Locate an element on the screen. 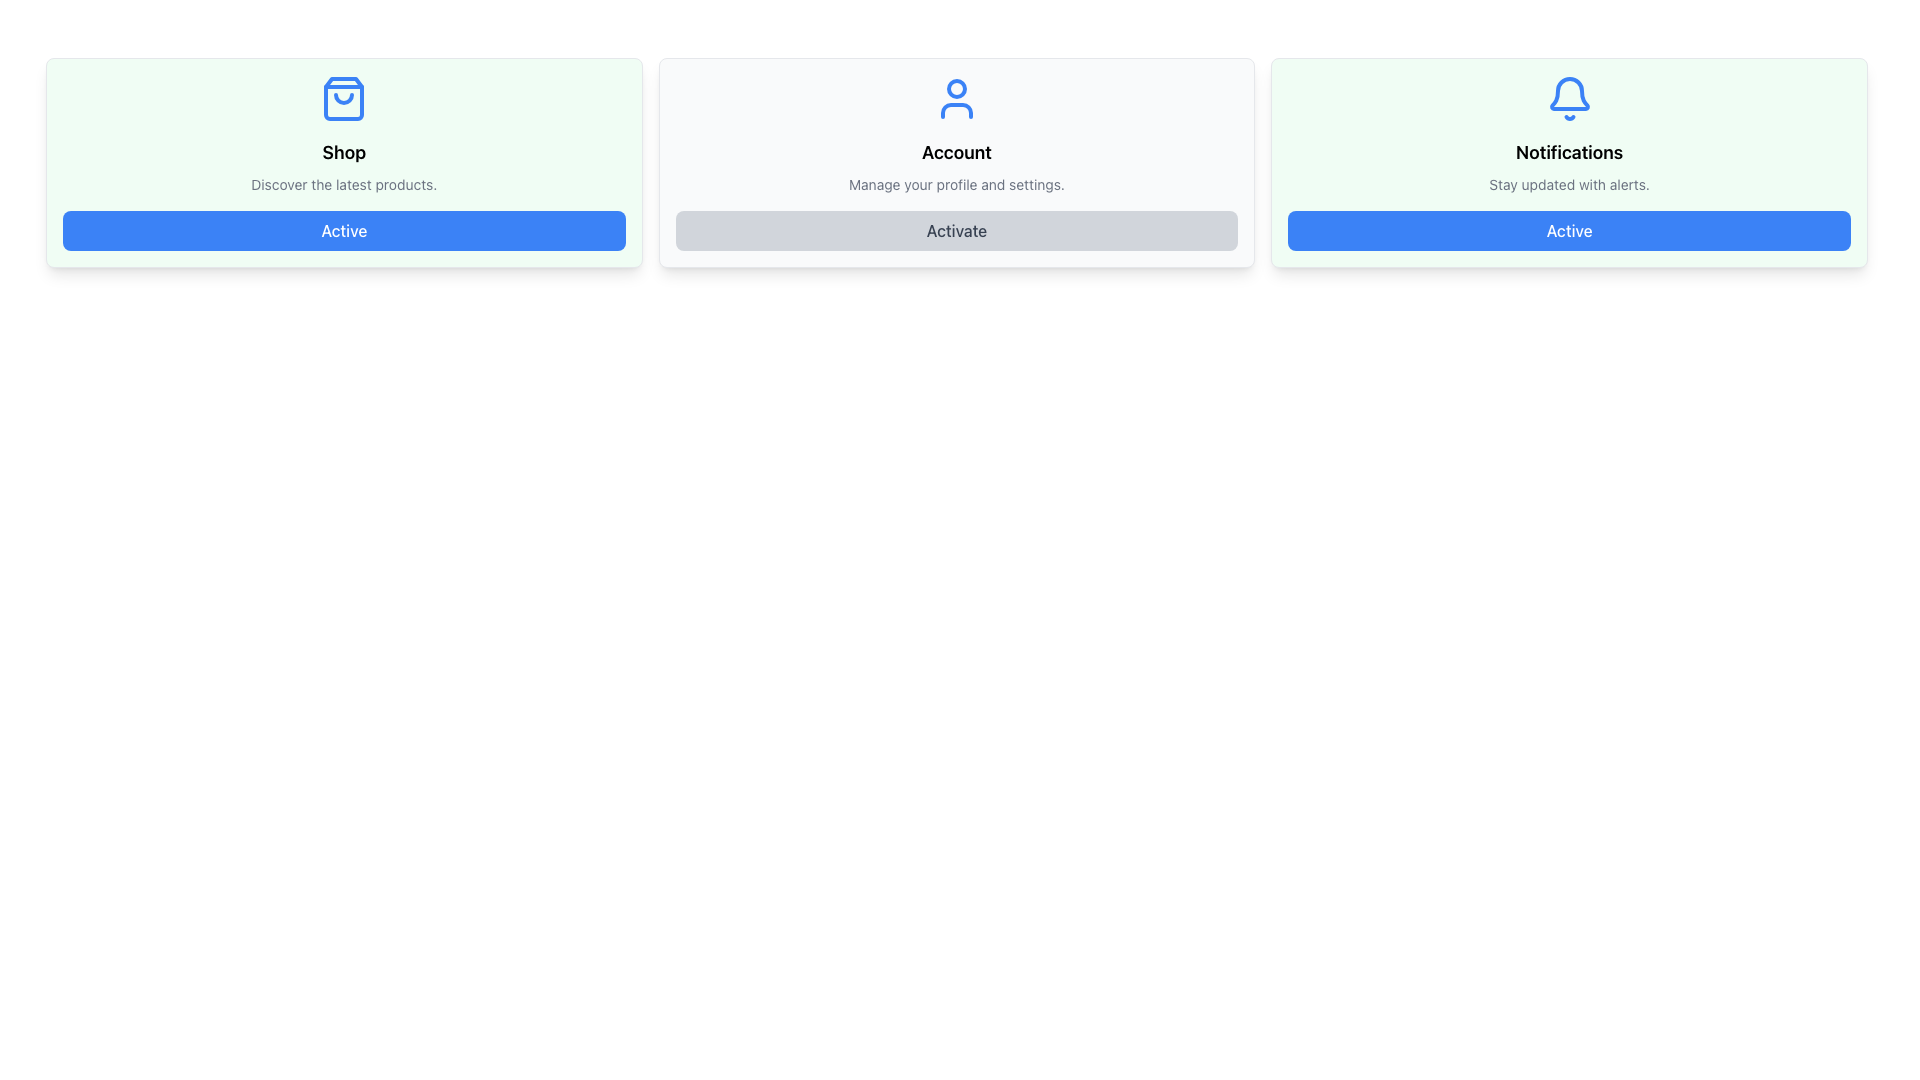 The height and width of the screenshot is (1080, 1920). the user account icon, which is a blue circular head and body, located at the top-center of the 'Account' card in a three-card layout is located at coordinates (955, 99).